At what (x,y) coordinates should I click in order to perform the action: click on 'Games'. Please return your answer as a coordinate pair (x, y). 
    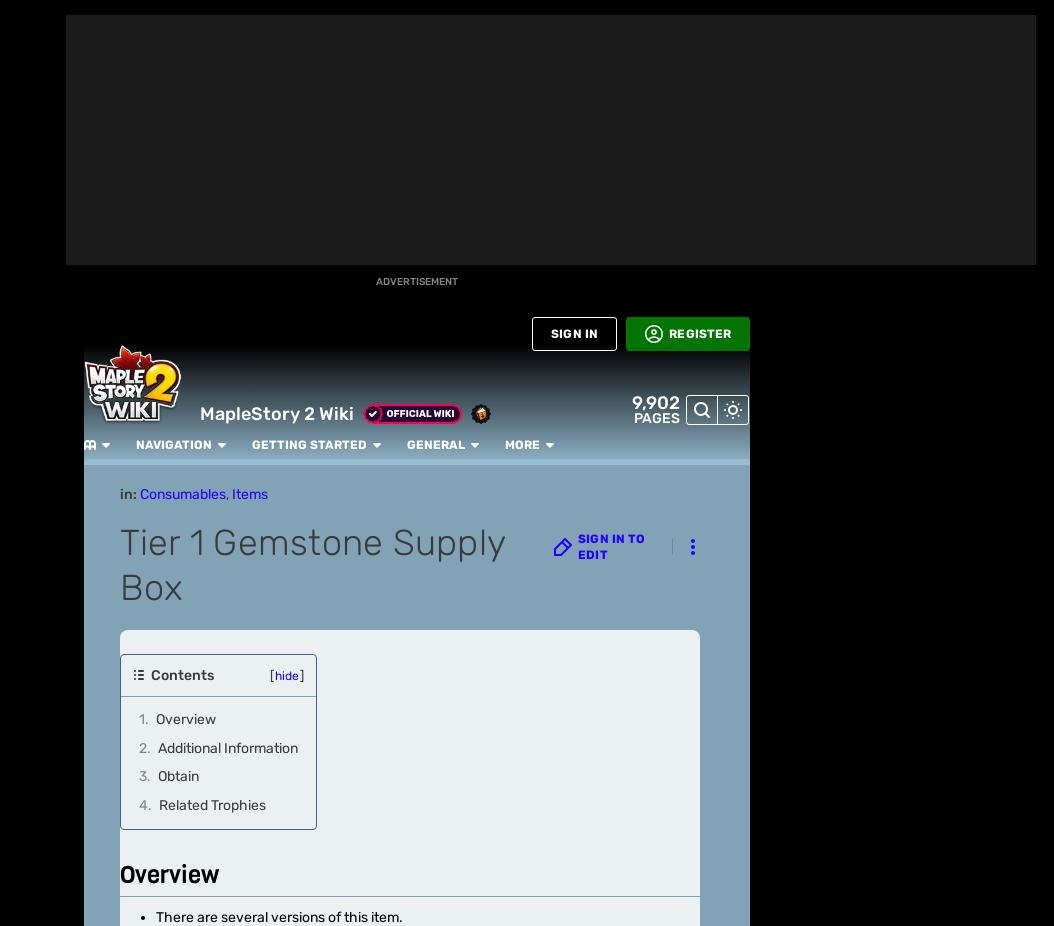
    Looking at the image, I should click on (14, 286).